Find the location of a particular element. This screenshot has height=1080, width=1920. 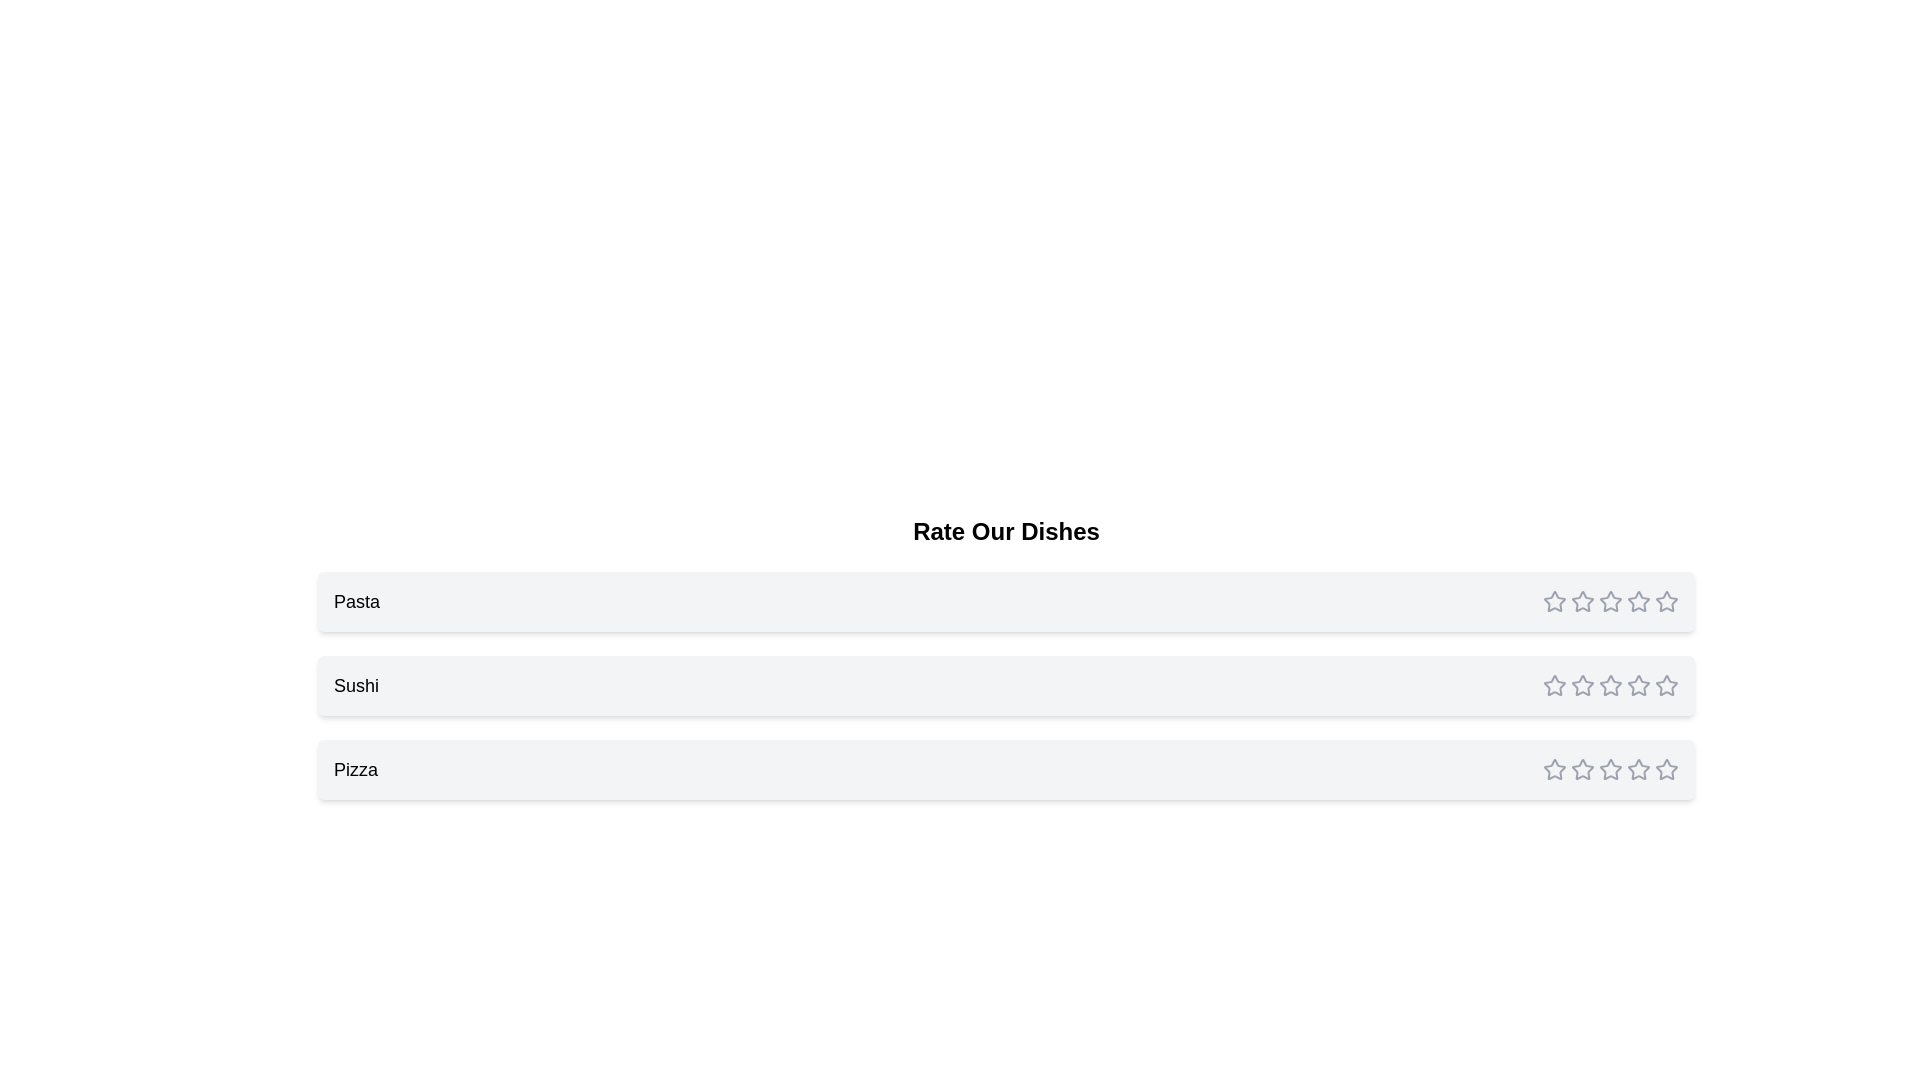

the fourth star icon in the rating system for the 'Pizza' row to give a rating is located at coordinates (1637, 767).